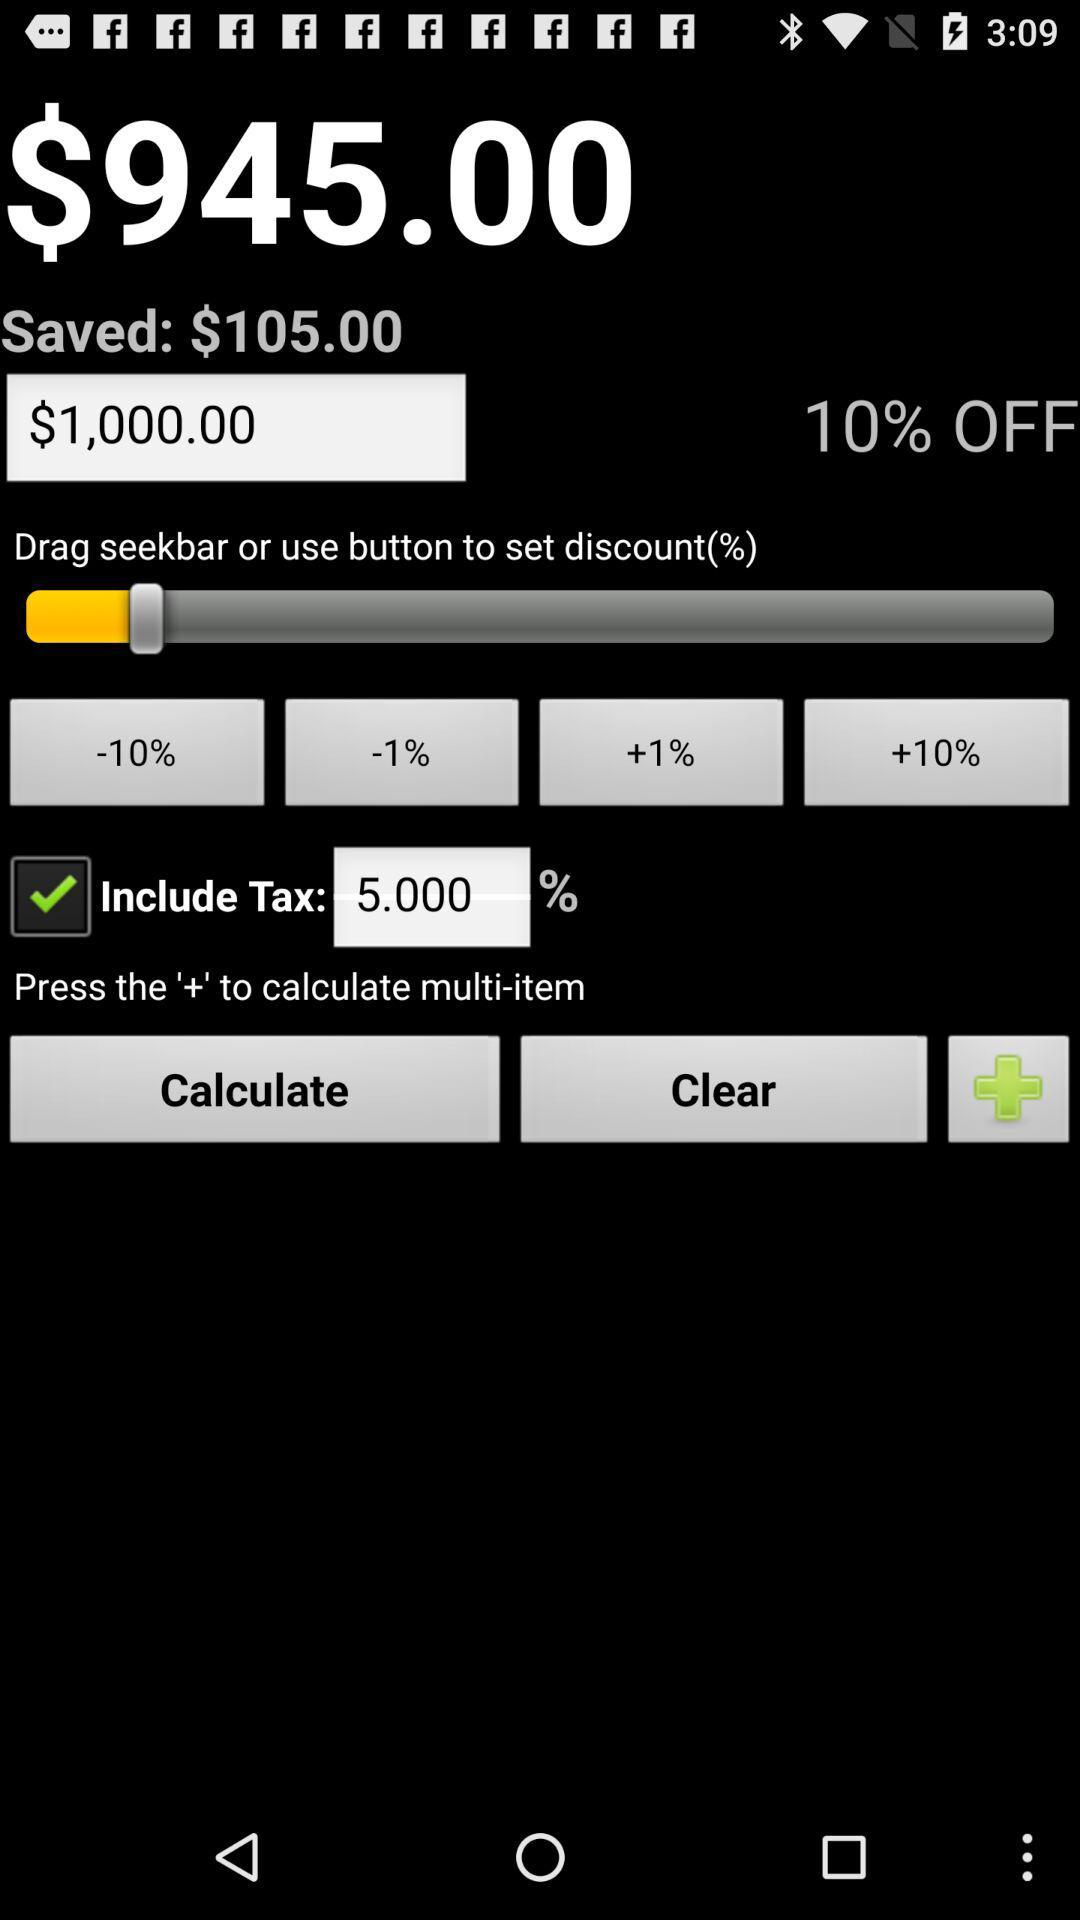 The height and width of the screenshot is (1920, 1080). I want to click on $1,000.00, so click(235, 431).